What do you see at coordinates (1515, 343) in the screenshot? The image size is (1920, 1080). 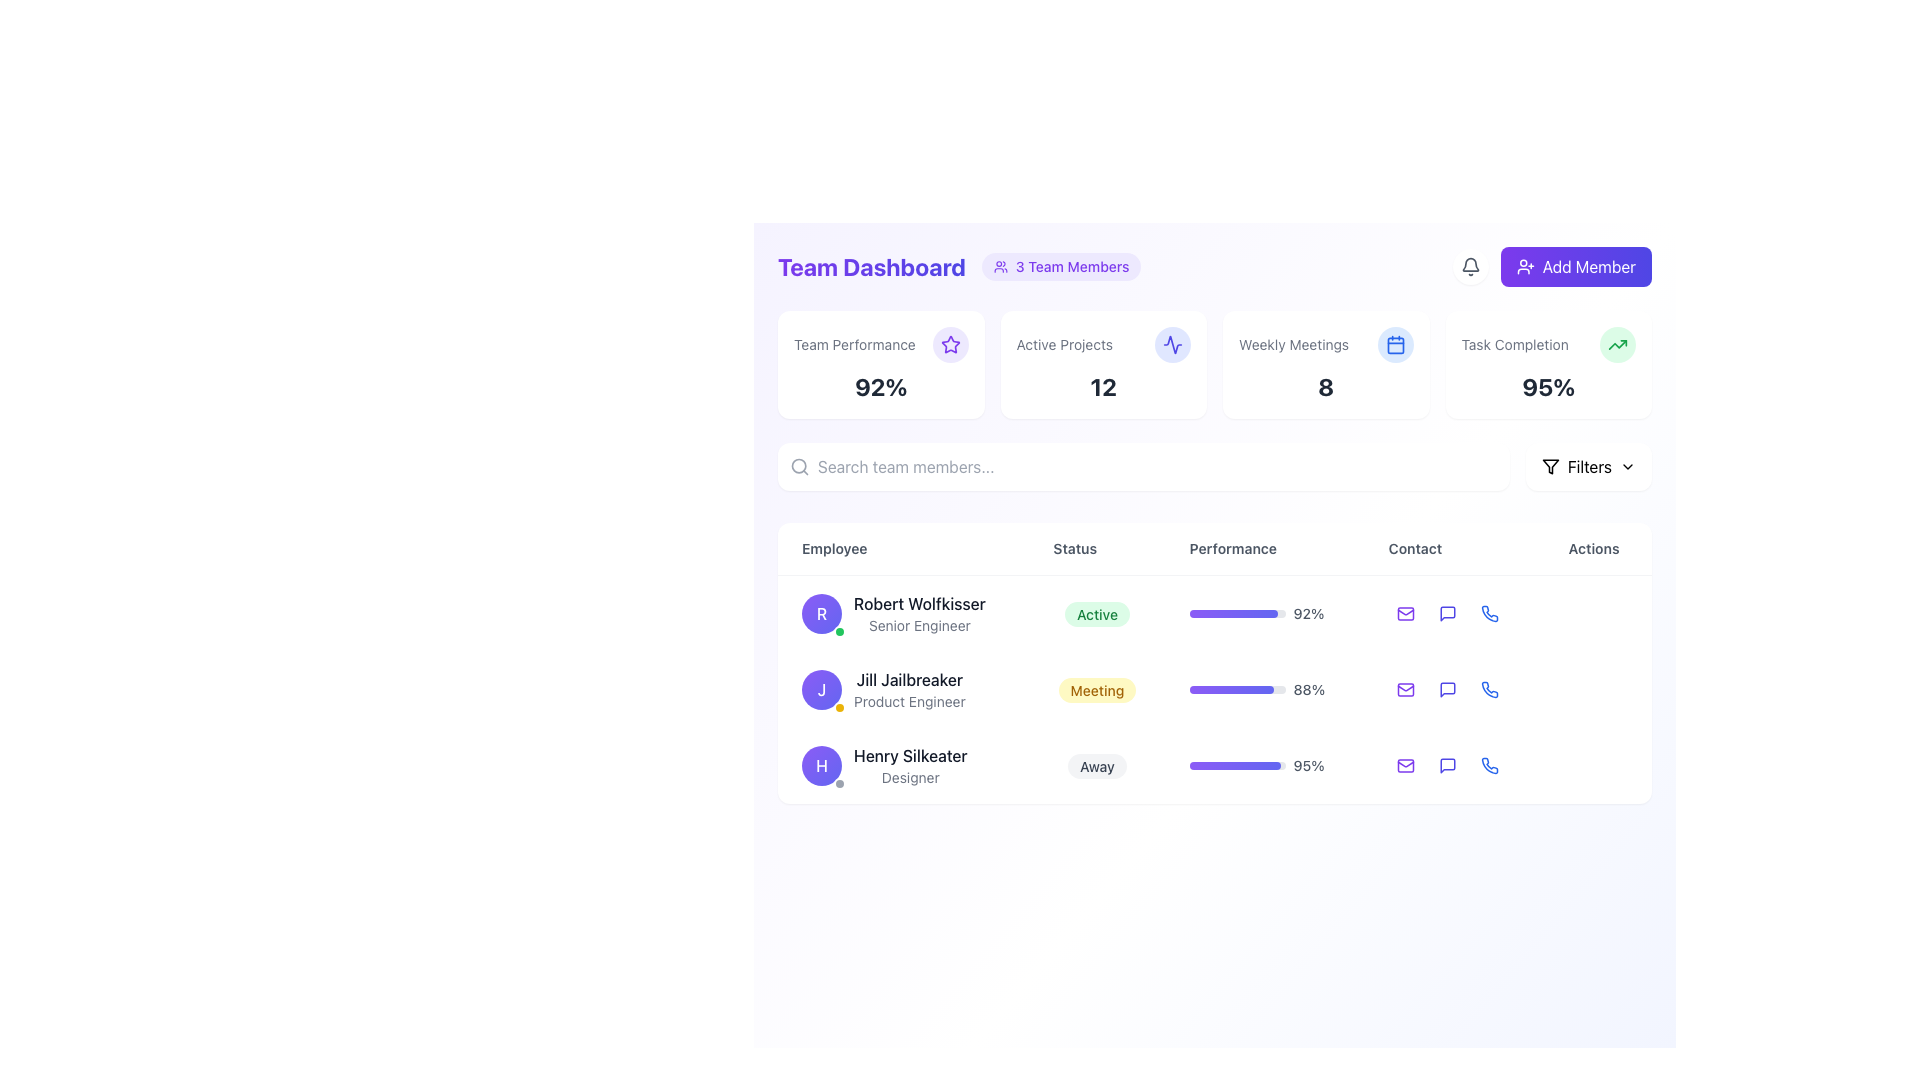 I see `the descriptive text label located in the upper-right section of the interface, which precedes a circular background shape containing an upward trending arrow icon` at bounding box center [1515, 343].